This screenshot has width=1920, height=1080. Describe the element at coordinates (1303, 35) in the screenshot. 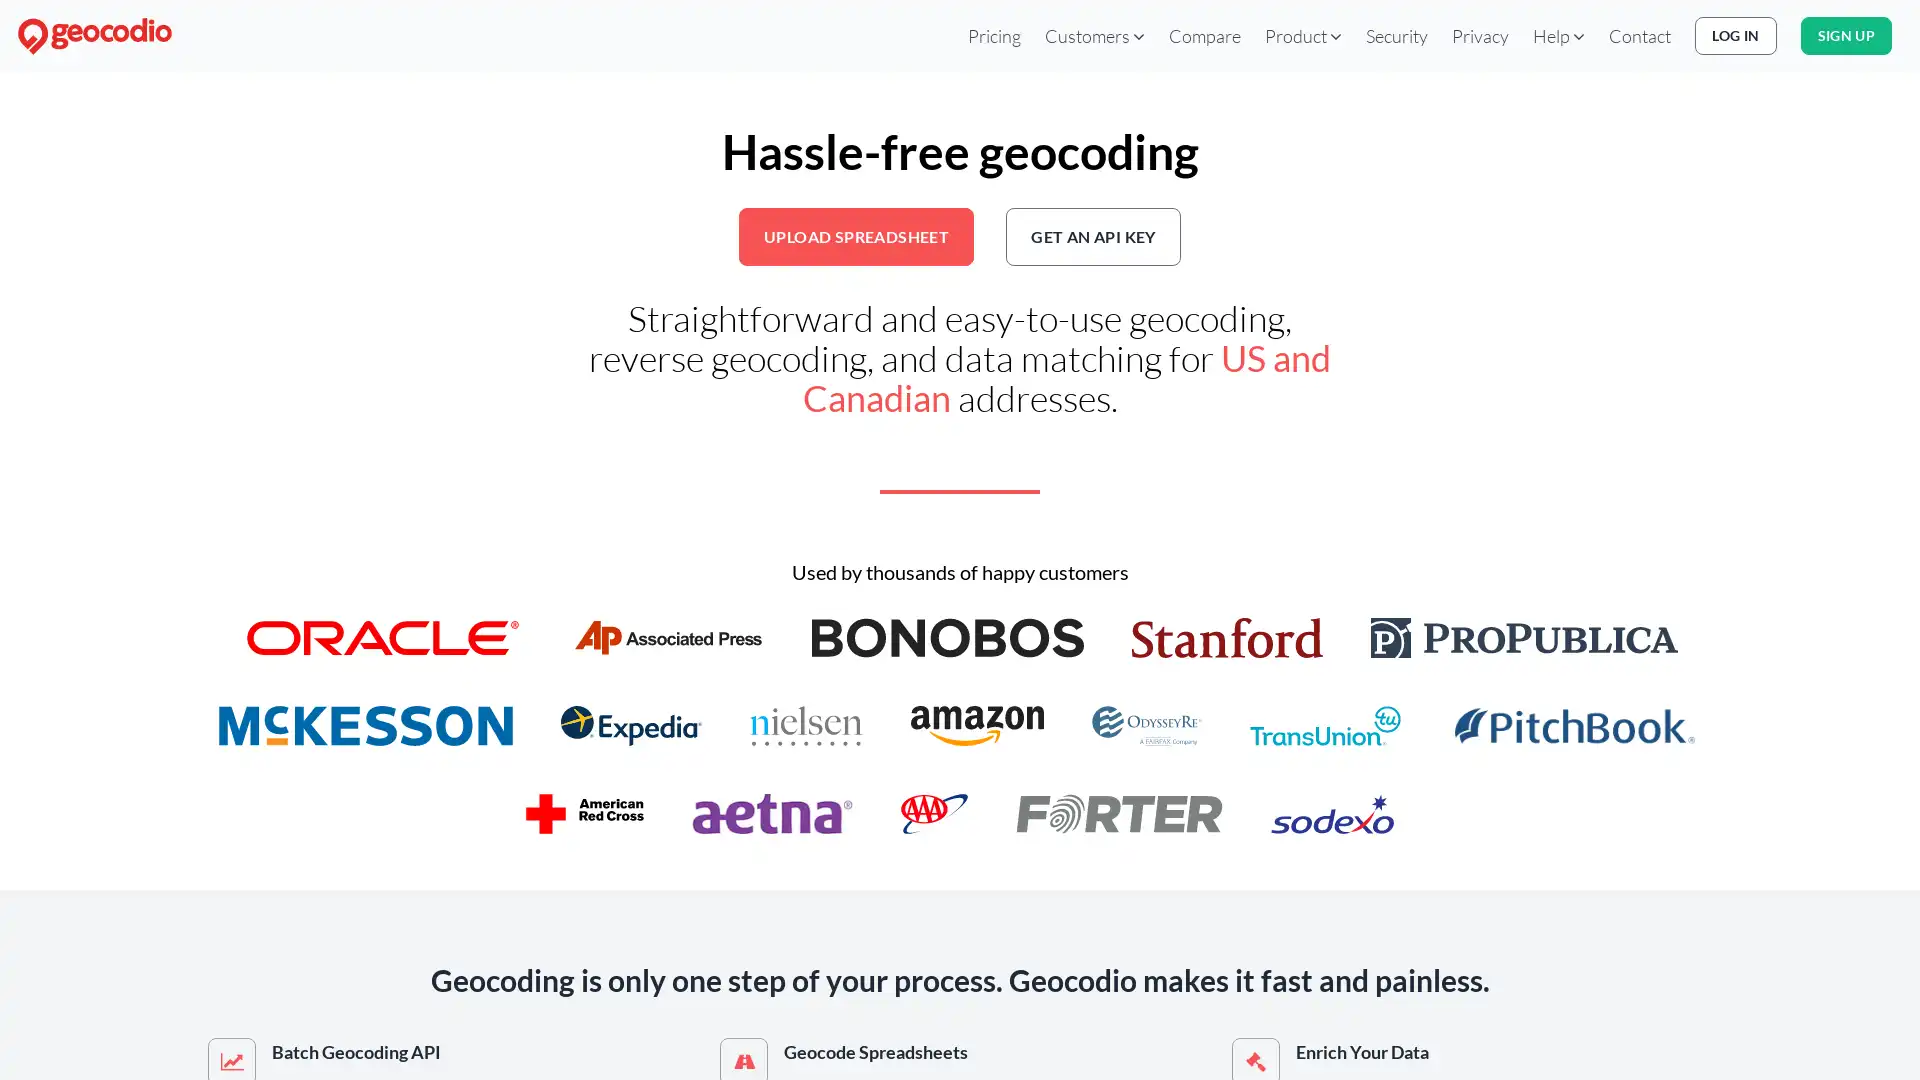

I see `Product` at that location.